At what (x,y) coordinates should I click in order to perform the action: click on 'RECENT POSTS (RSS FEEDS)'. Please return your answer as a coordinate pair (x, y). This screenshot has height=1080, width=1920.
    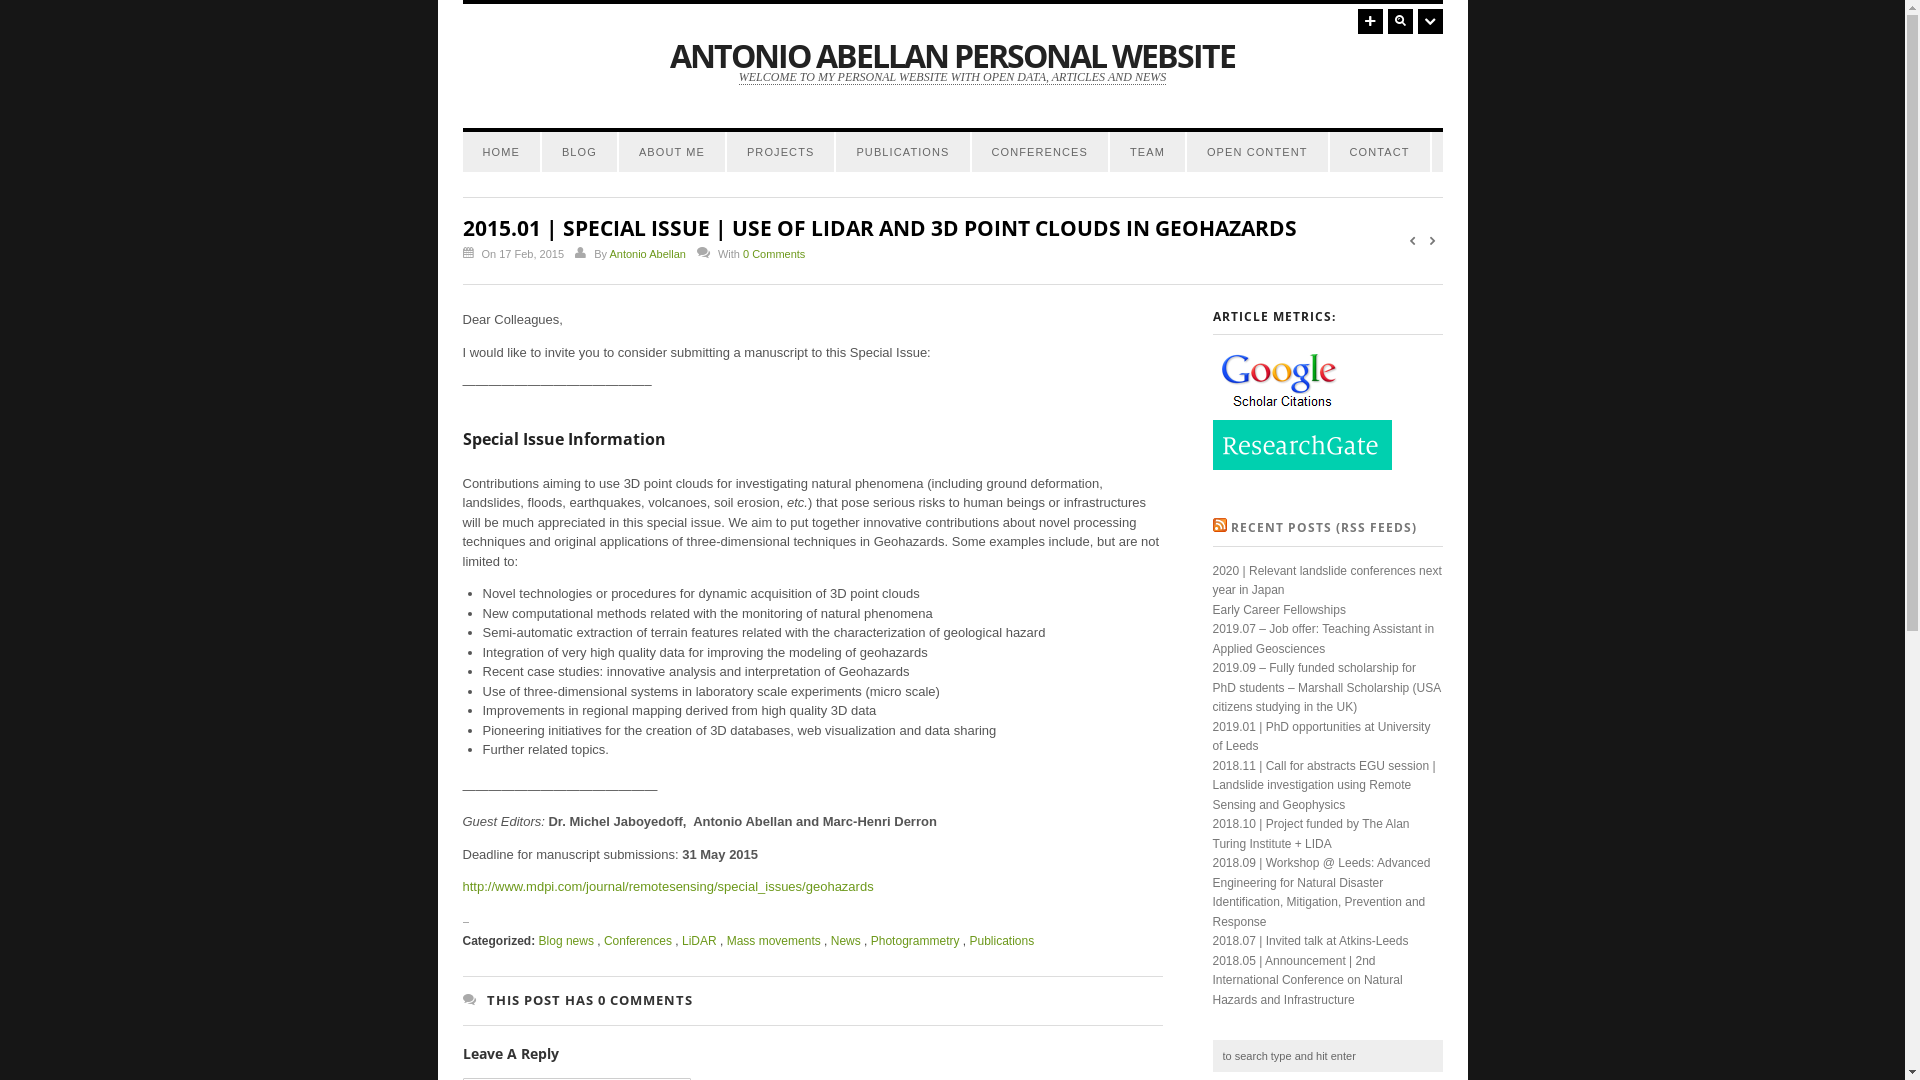
    Looking at the image, I should click on (1323, 526).